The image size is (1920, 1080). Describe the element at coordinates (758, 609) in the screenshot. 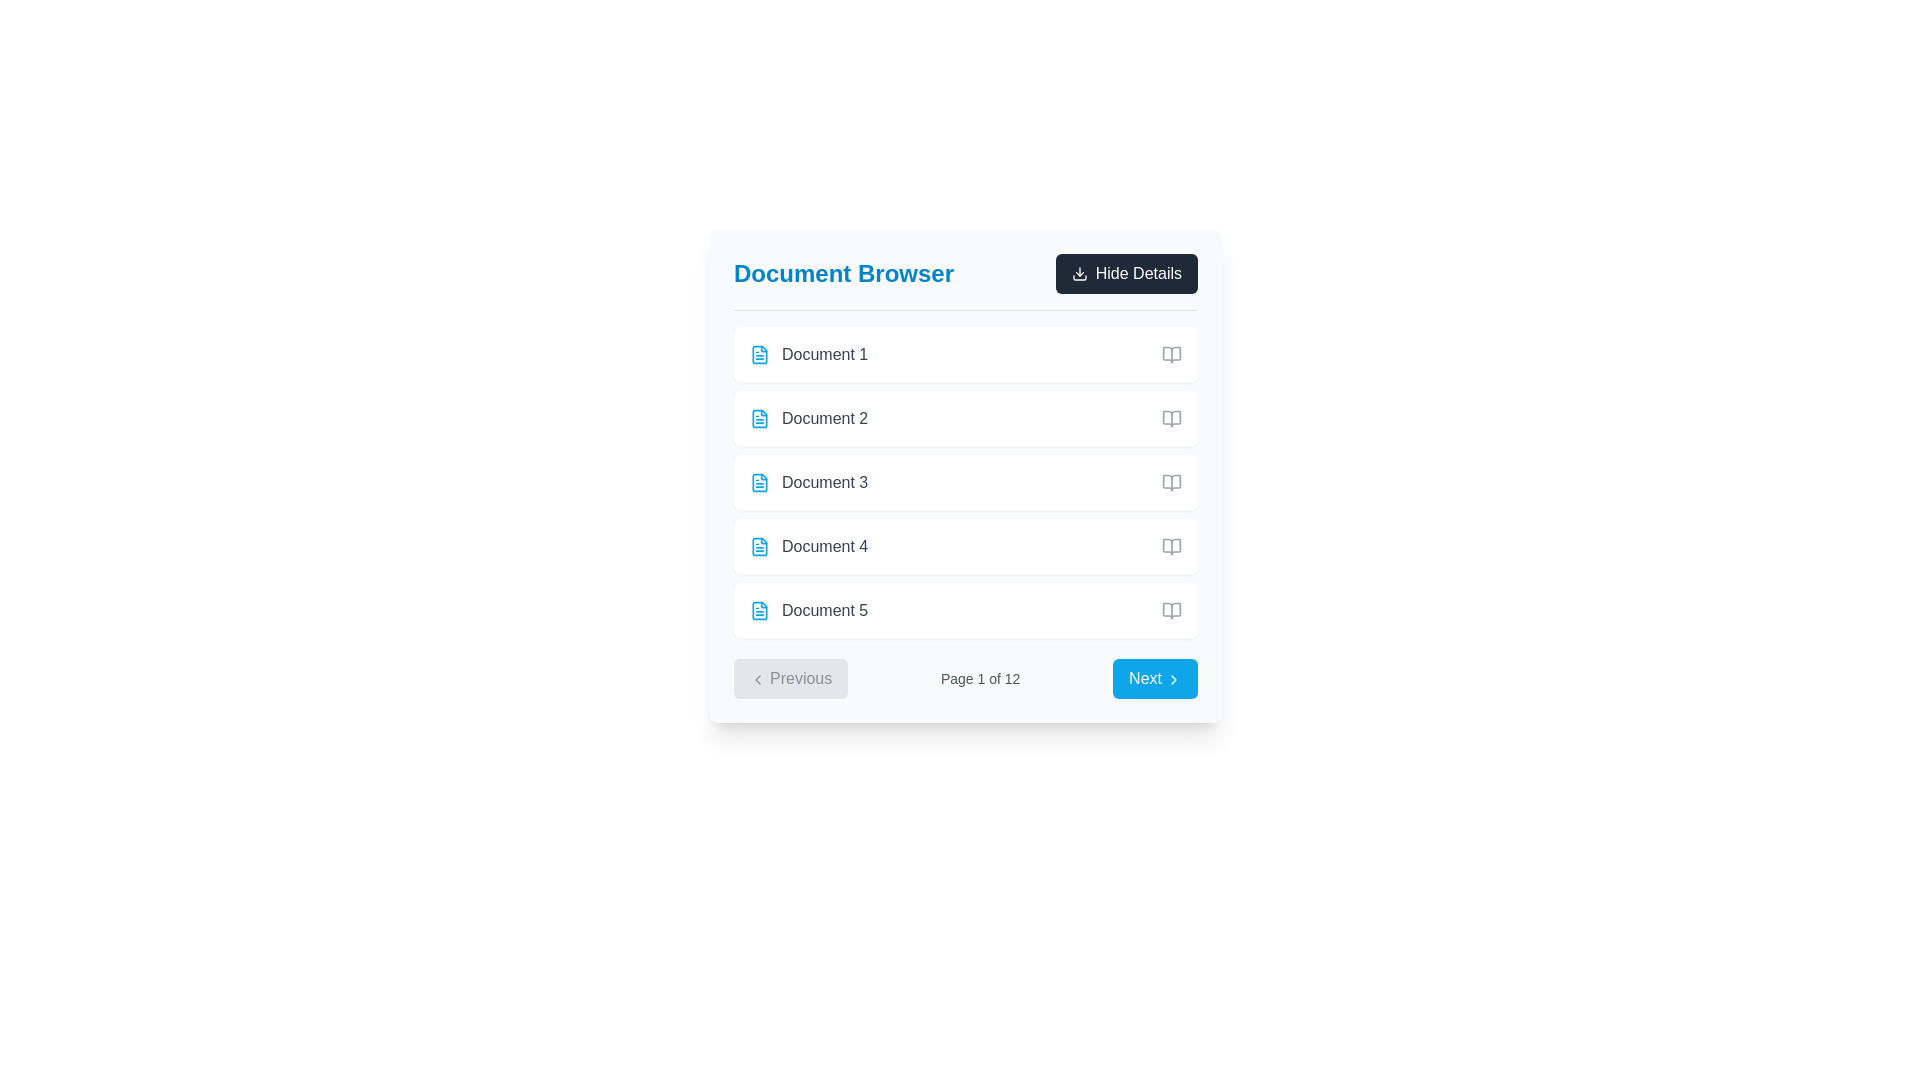

I see `the document icon that represents 'Document 5' in the document list, located at the far left of its row` at that location.